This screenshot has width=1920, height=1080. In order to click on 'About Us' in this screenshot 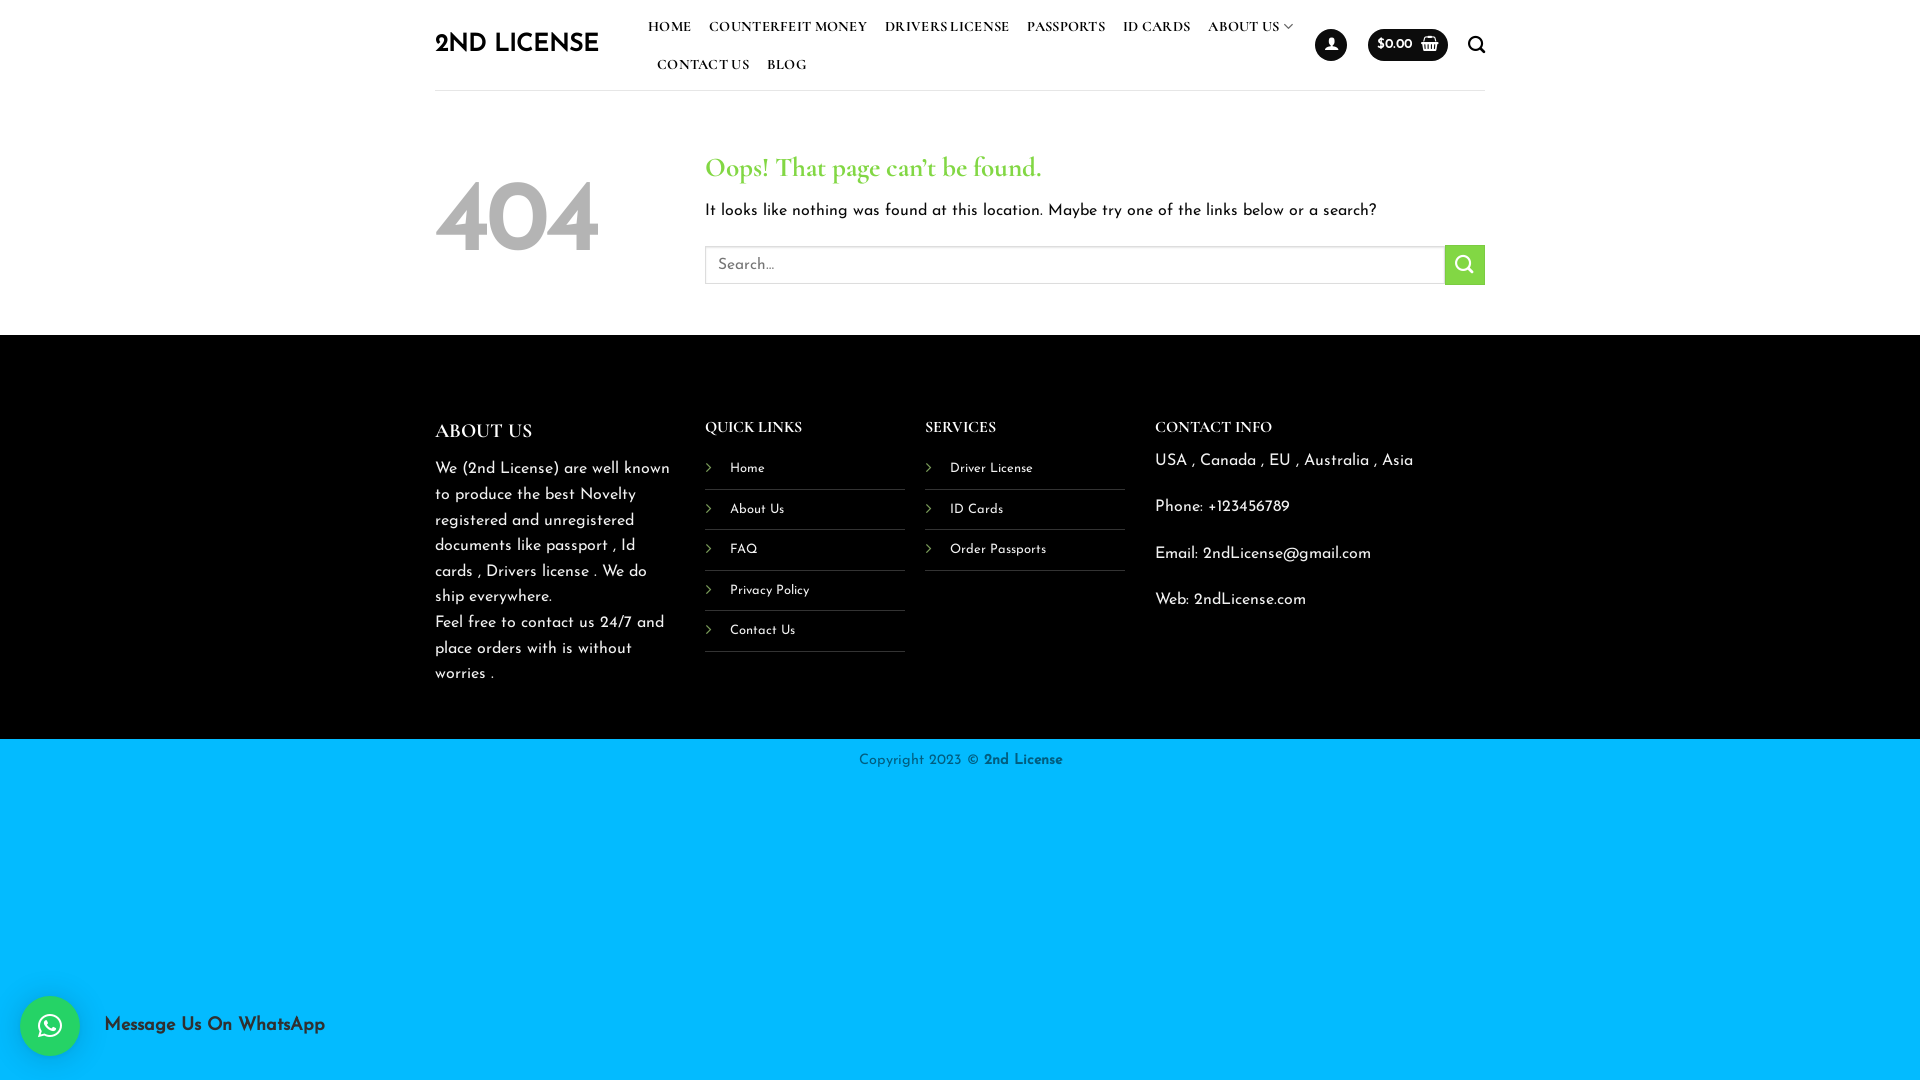, I will do `click(728, 508)`.